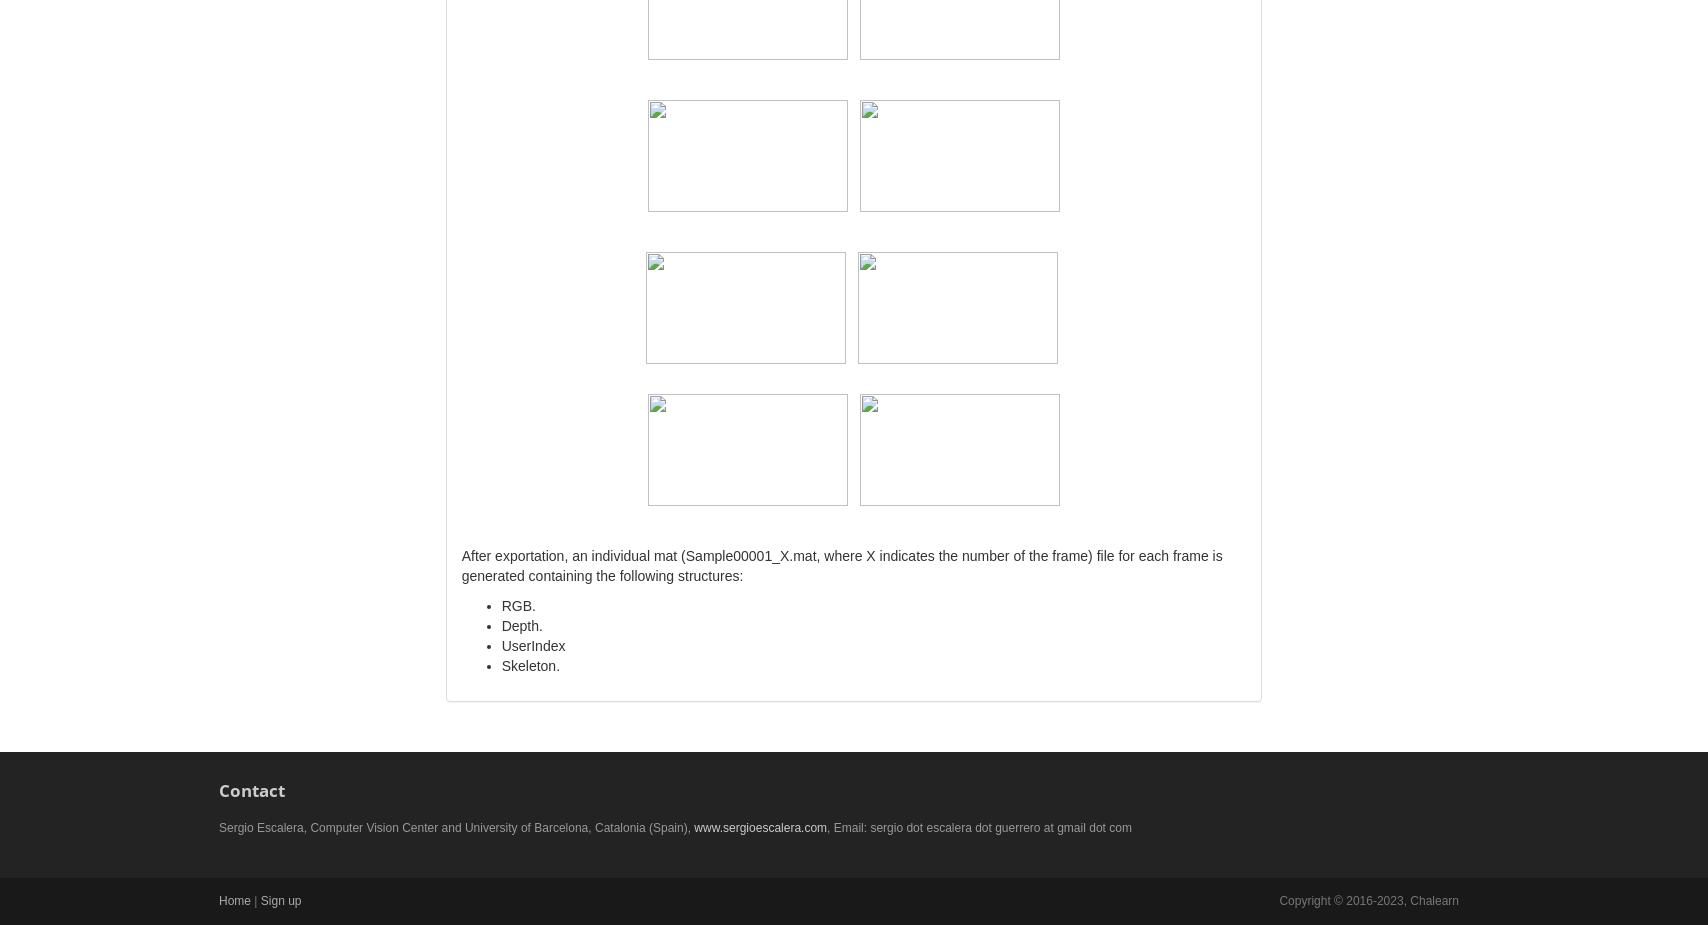 This screenshot has width=1708, height=925. I want to click on 'Sergio Escalera, Computer Vision Center and University of Barcelona, Catalonia (Spain),', so click(456, 827).